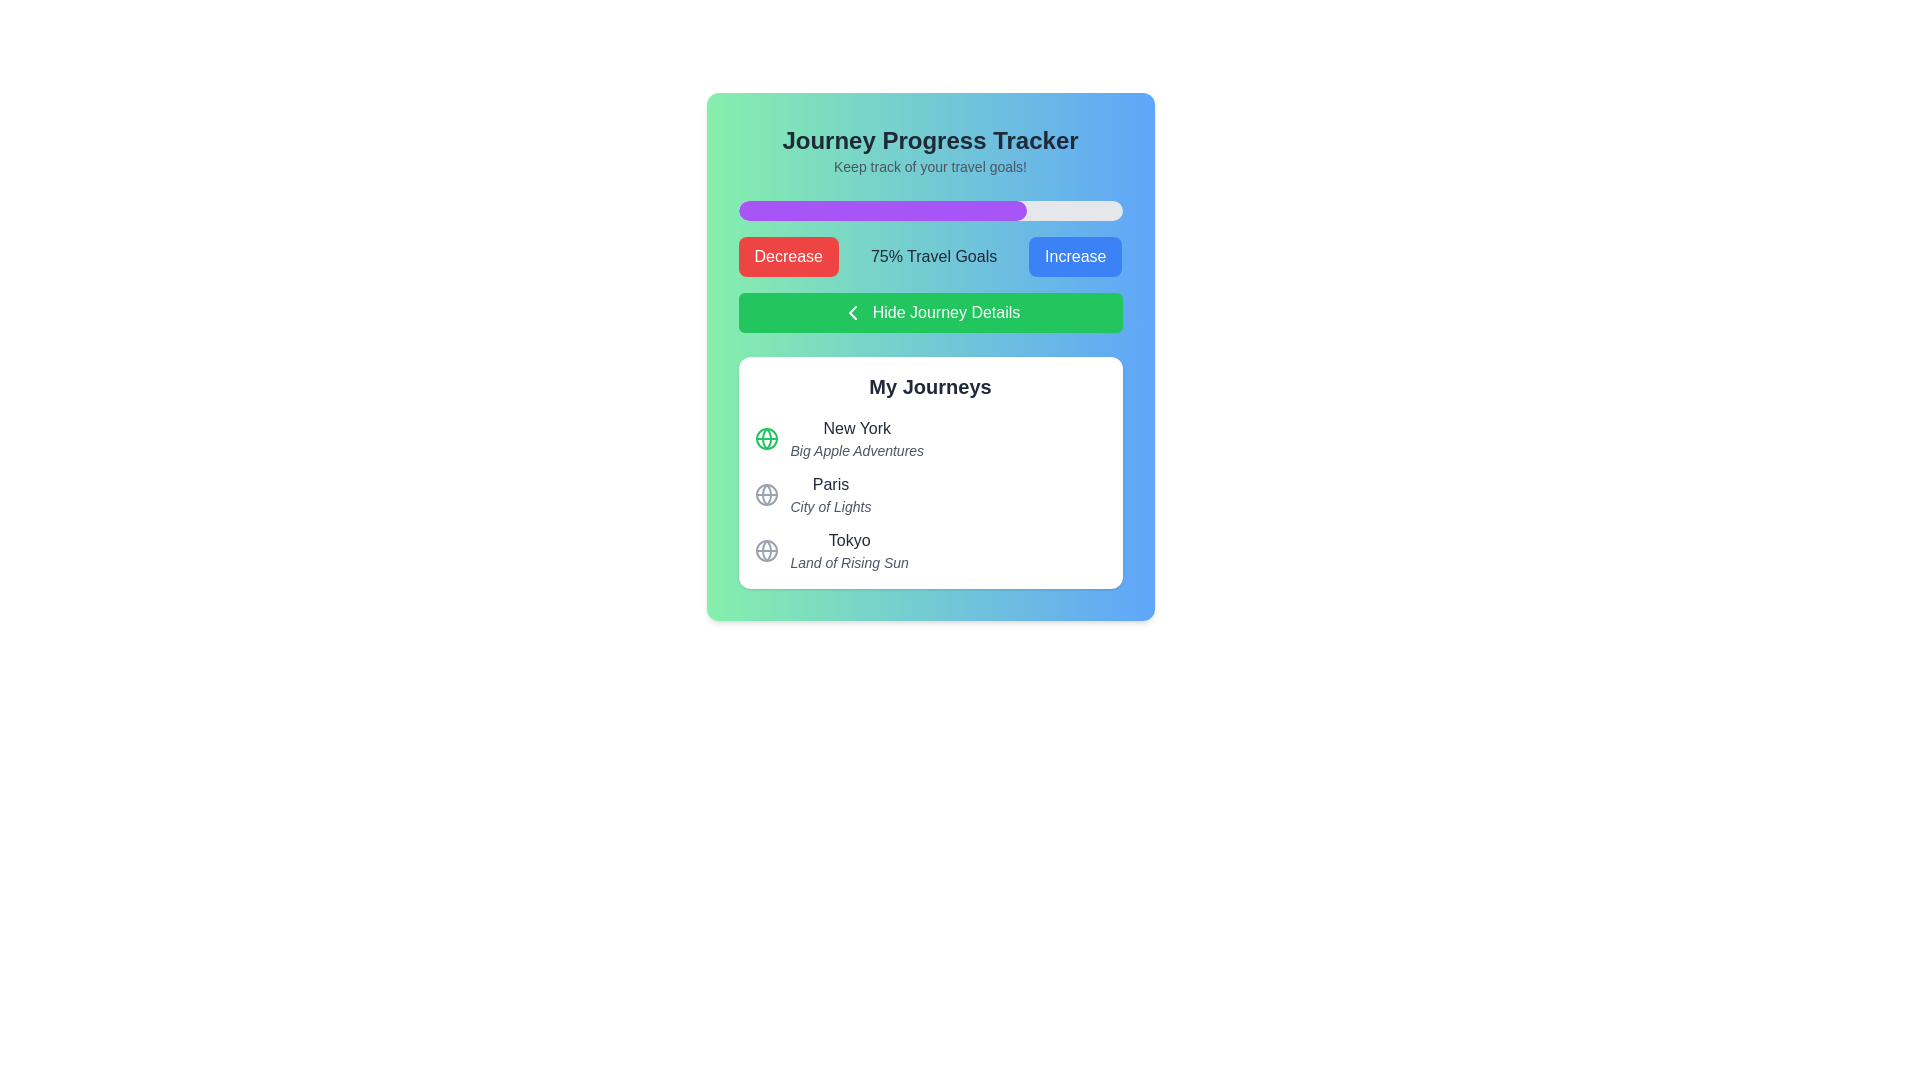 This screenshot has width=1920, height=1080. Describe the element at coordinates (929, 312) in the screenshot. I see `the rectangular green button labeled 'Hide Journey Details'` at that location.